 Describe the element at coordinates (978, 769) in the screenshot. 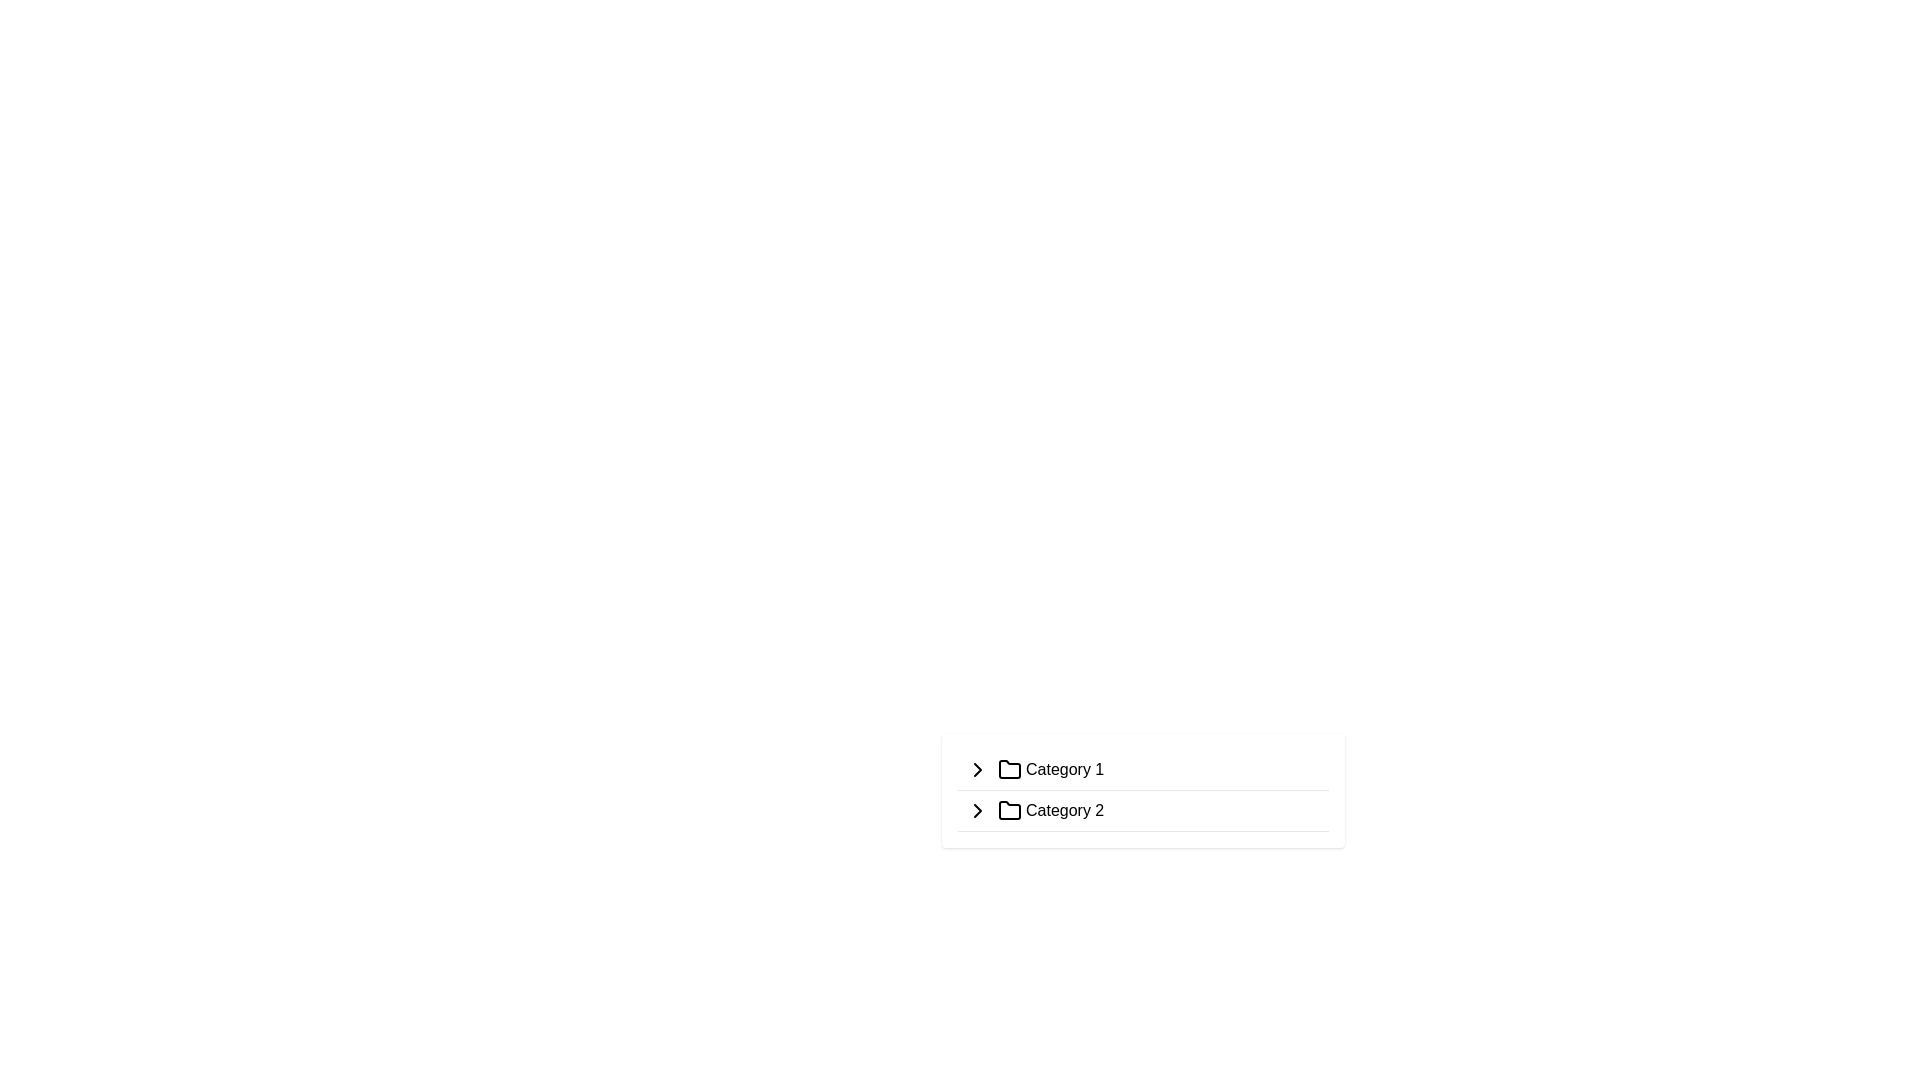

I see `the right-facing chevron icon located to the left of the folder icon and the text 'Category 1'` at that location.